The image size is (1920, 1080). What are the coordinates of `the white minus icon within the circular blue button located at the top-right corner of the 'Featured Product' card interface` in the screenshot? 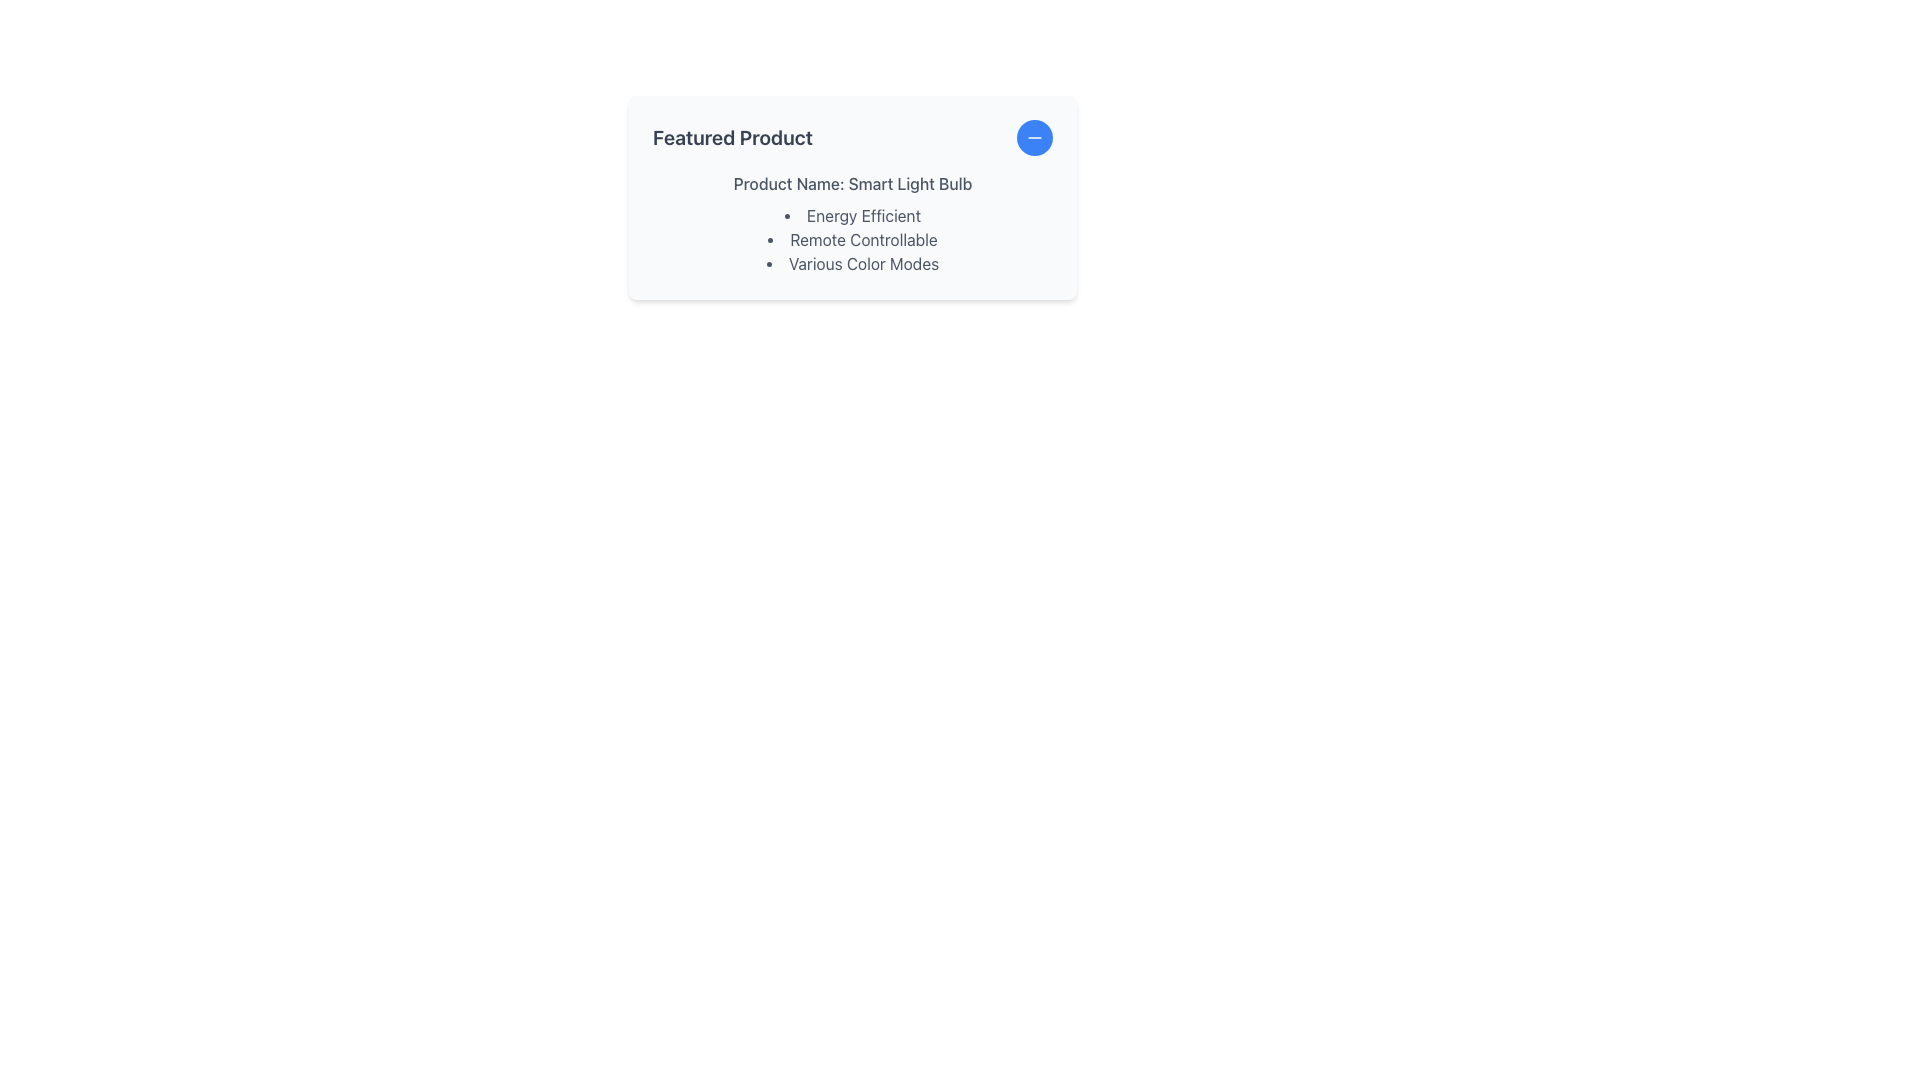 It's located at (1035, 137).